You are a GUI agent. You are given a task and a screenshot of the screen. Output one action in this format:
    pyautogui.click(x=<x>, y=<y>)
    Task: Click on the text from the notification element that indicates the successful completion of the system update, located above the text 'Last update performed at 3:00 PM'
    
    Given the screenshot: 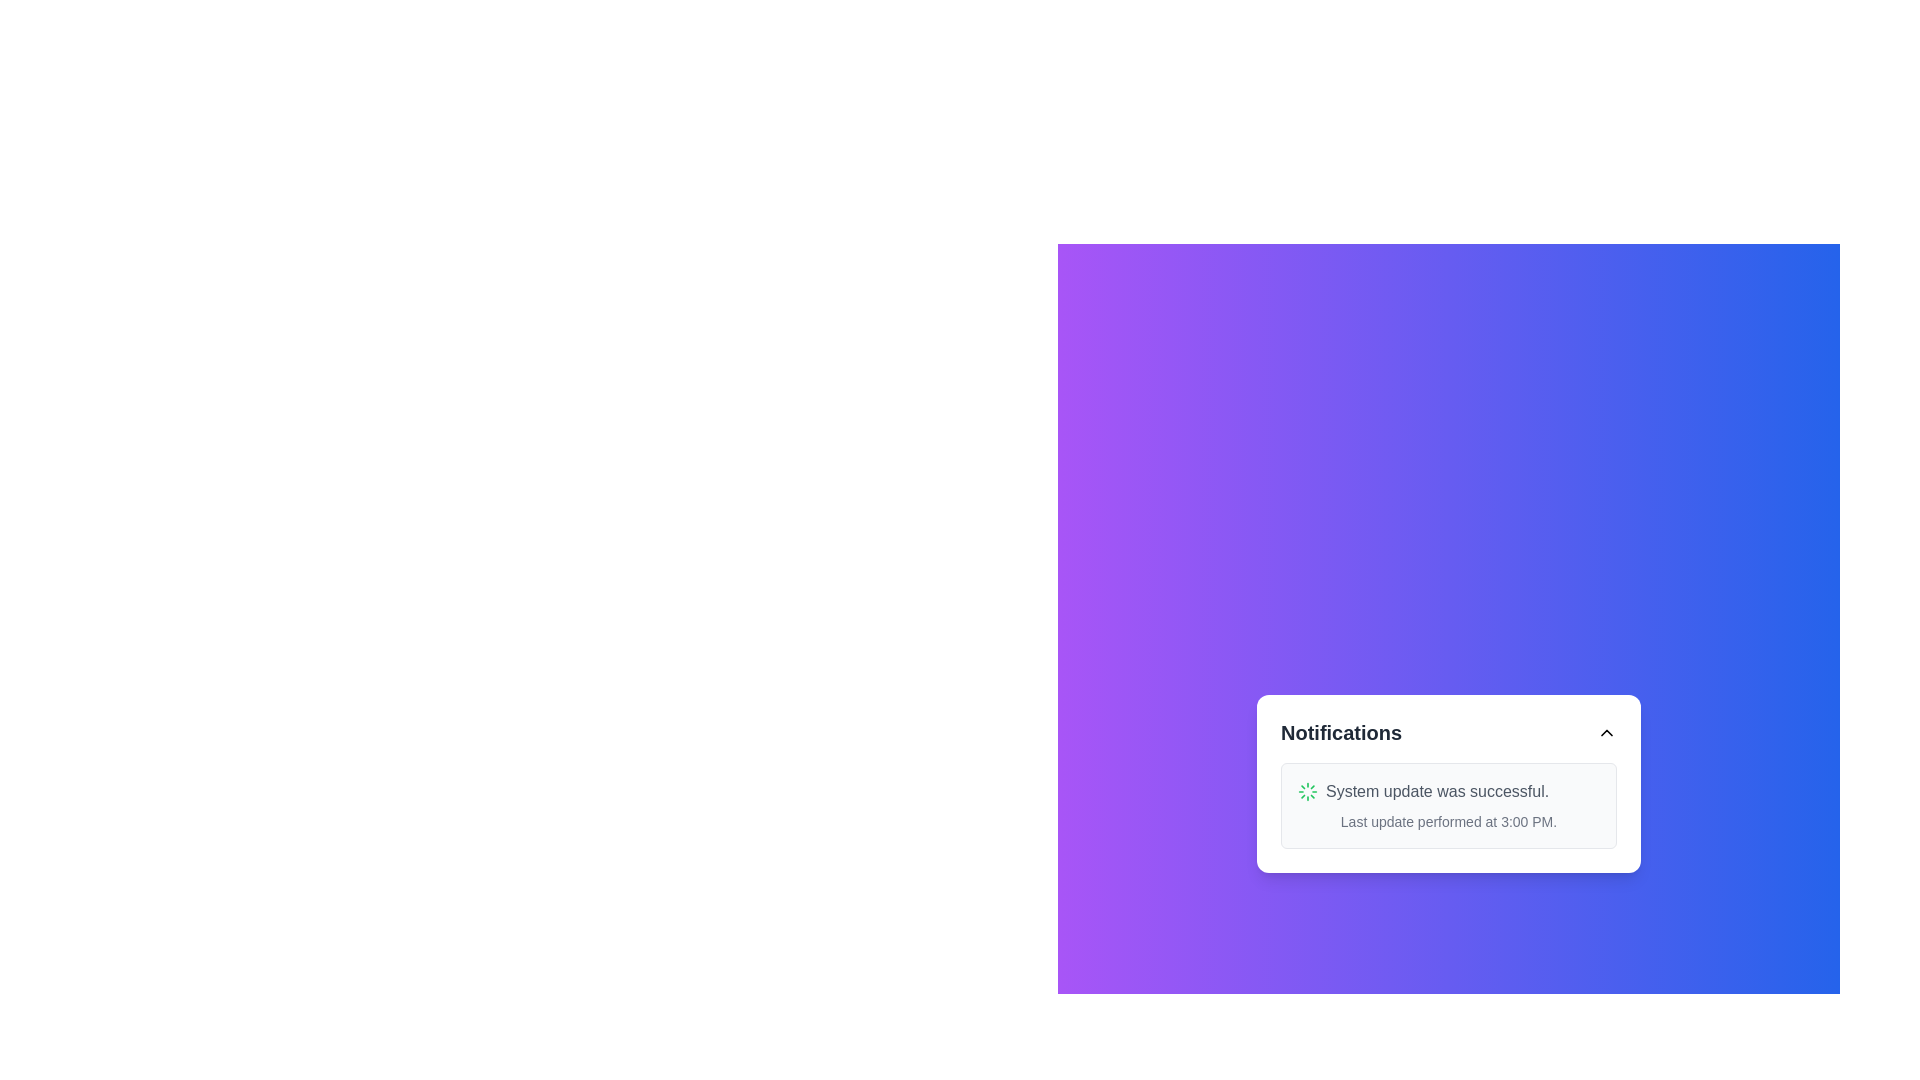 What is the action you would take?
    pyautogui.click(x=1449, y=790)
    